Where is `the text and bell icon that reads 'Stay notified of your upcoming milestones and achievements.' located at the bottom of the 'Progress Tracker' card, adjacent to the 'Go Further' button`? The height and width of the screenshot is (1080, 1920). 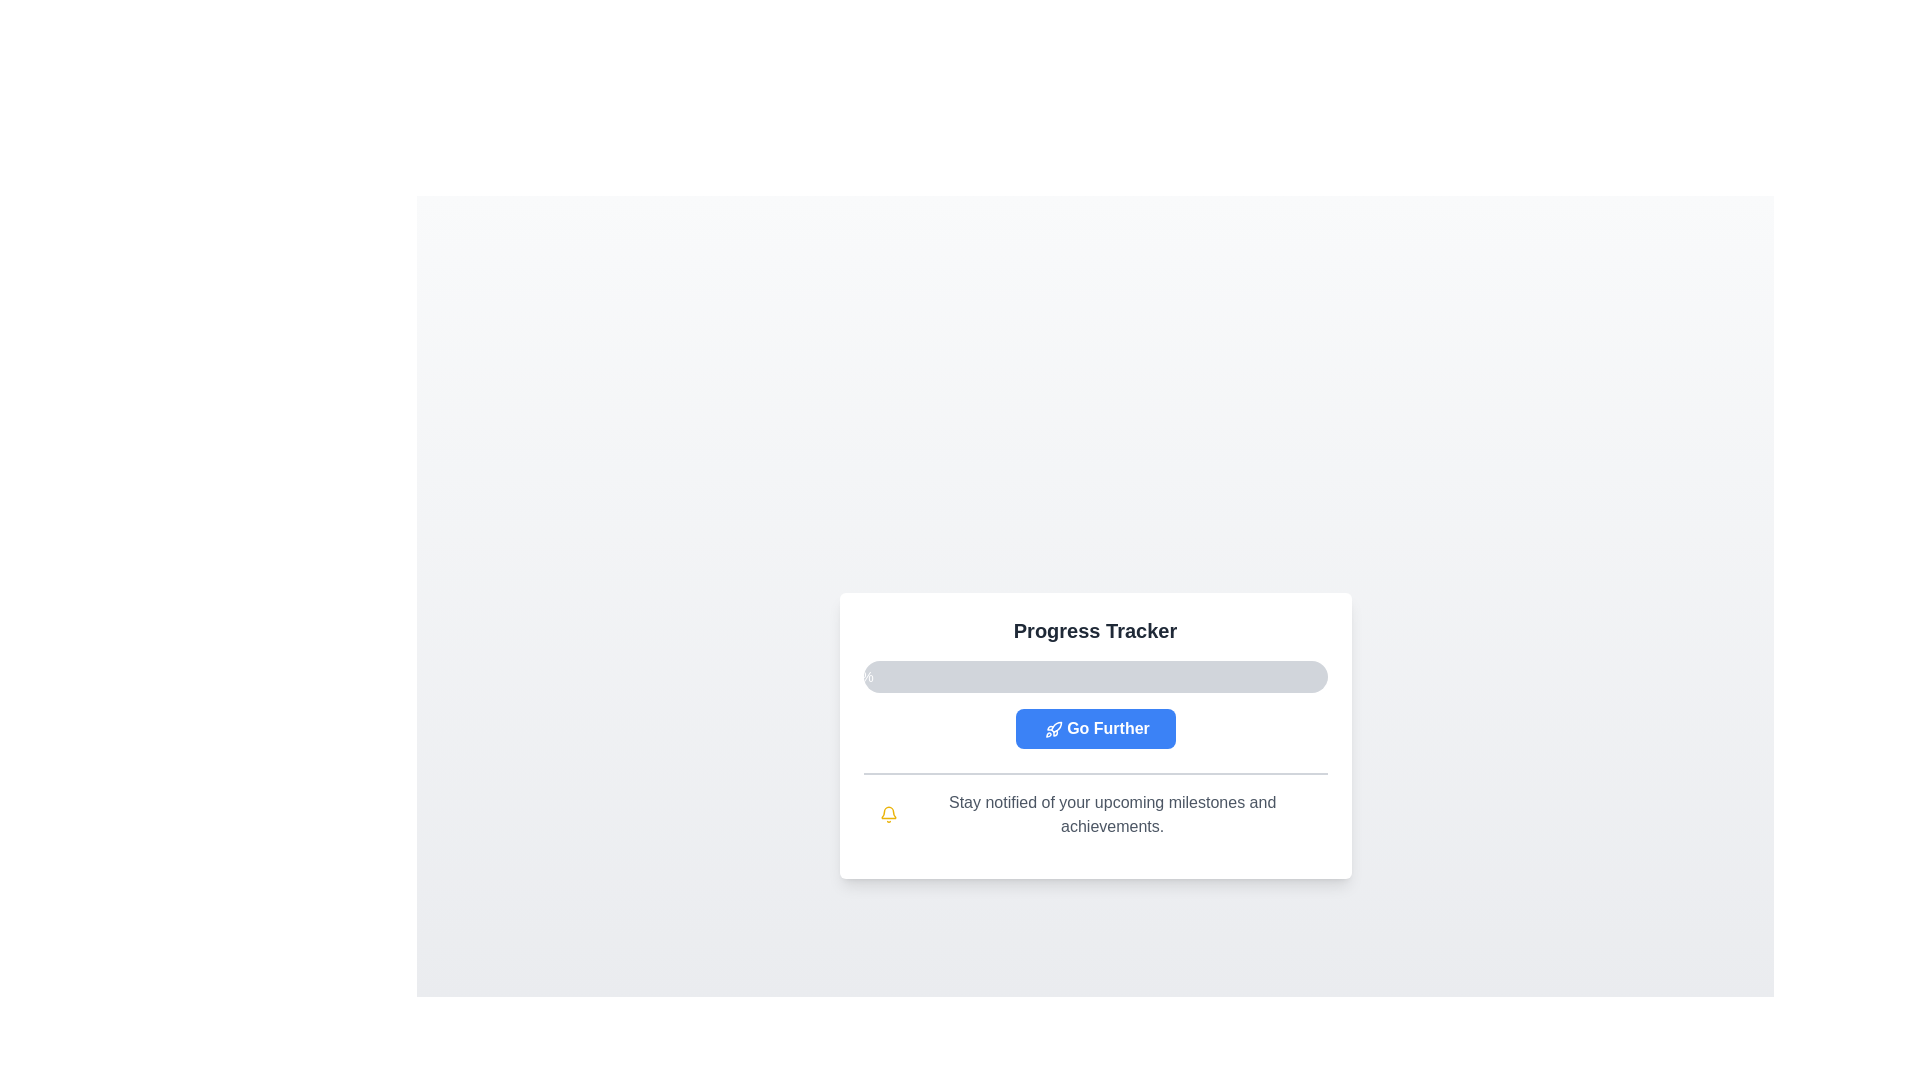 the text and bell icon that reads 'Stay notified of your upcoming milestones and achievements.' located at the bottom of the 'Progress Tracker' card, adjacent to the 'Go Further' button is located at coordinates (1094, 813).